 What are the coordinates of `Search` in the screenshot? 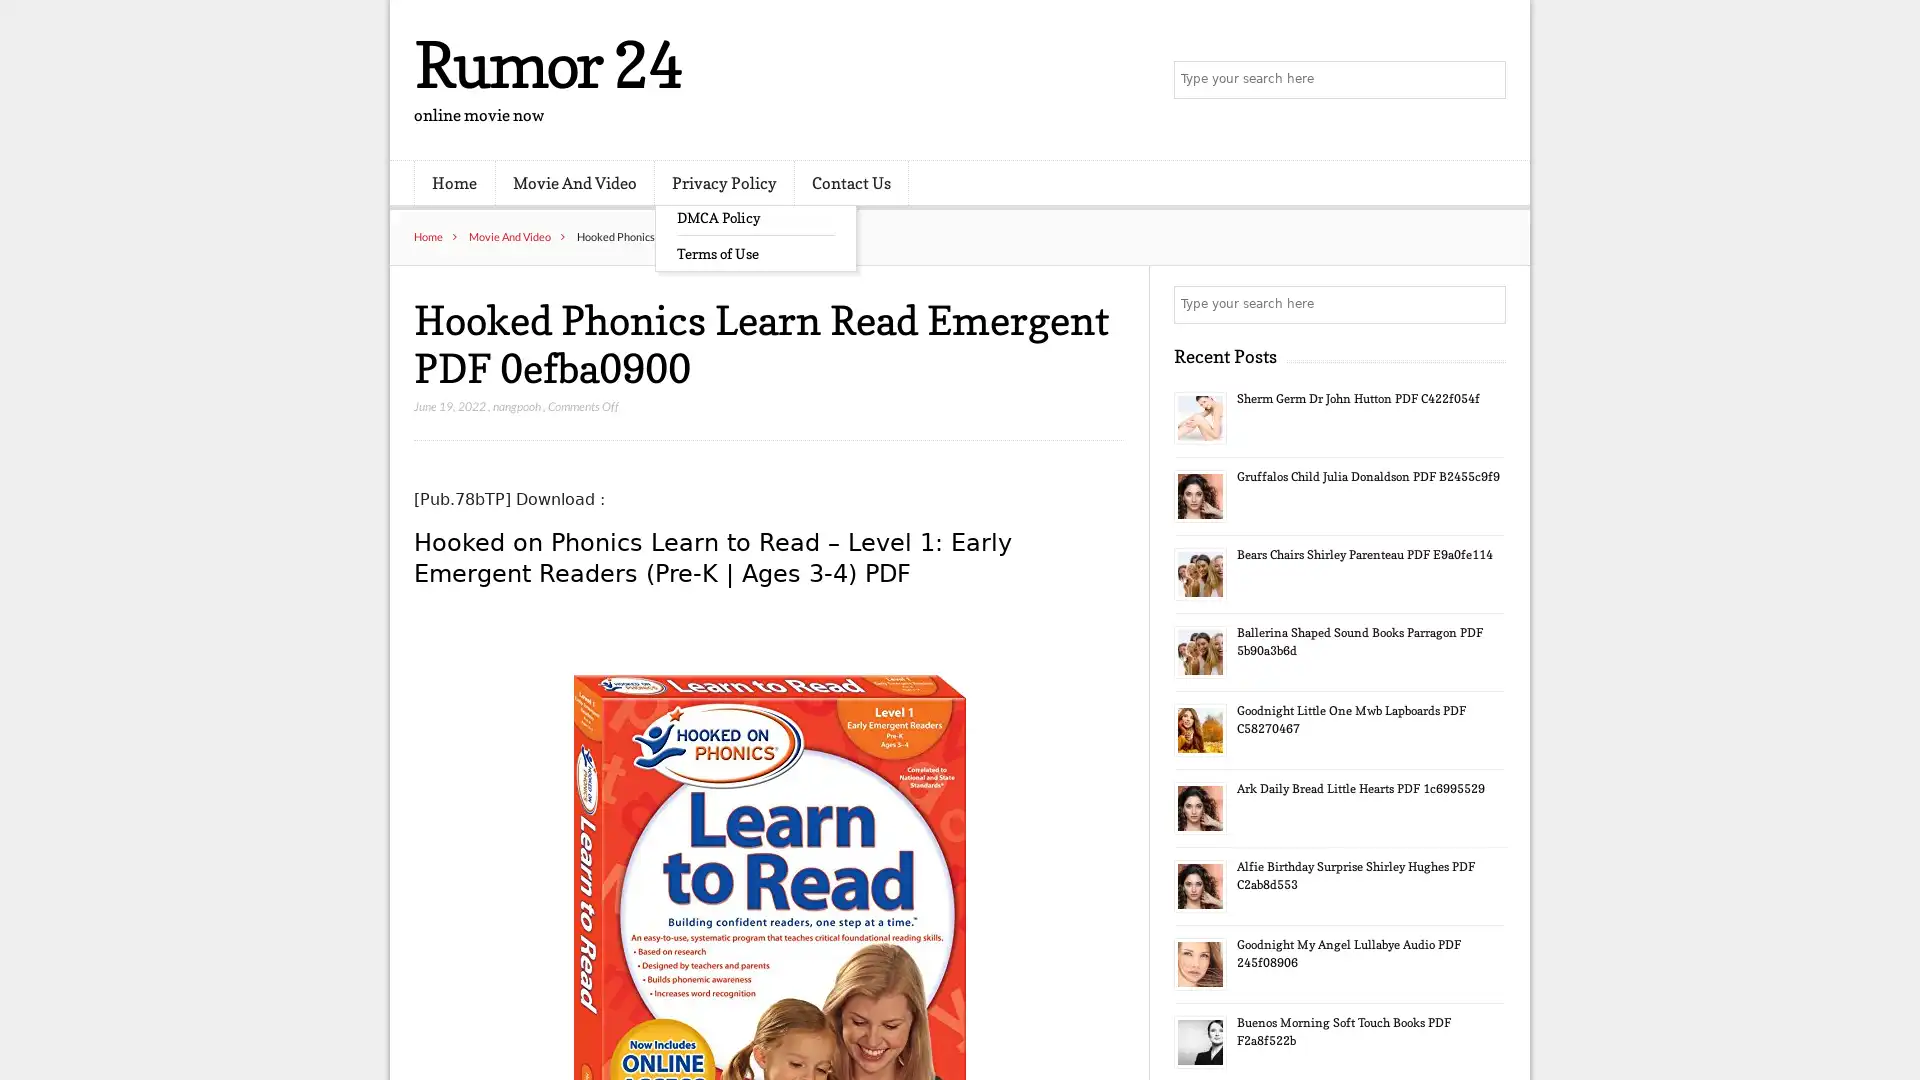 It's located at (1485, 80).